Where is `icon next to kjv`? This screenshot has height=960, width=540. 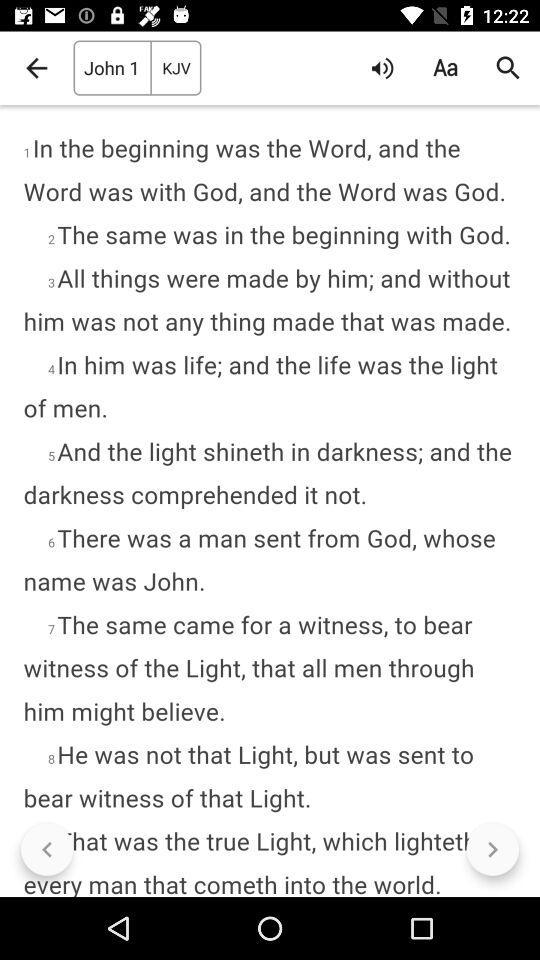
icon next to kjv is located at coordinates (382, 68).